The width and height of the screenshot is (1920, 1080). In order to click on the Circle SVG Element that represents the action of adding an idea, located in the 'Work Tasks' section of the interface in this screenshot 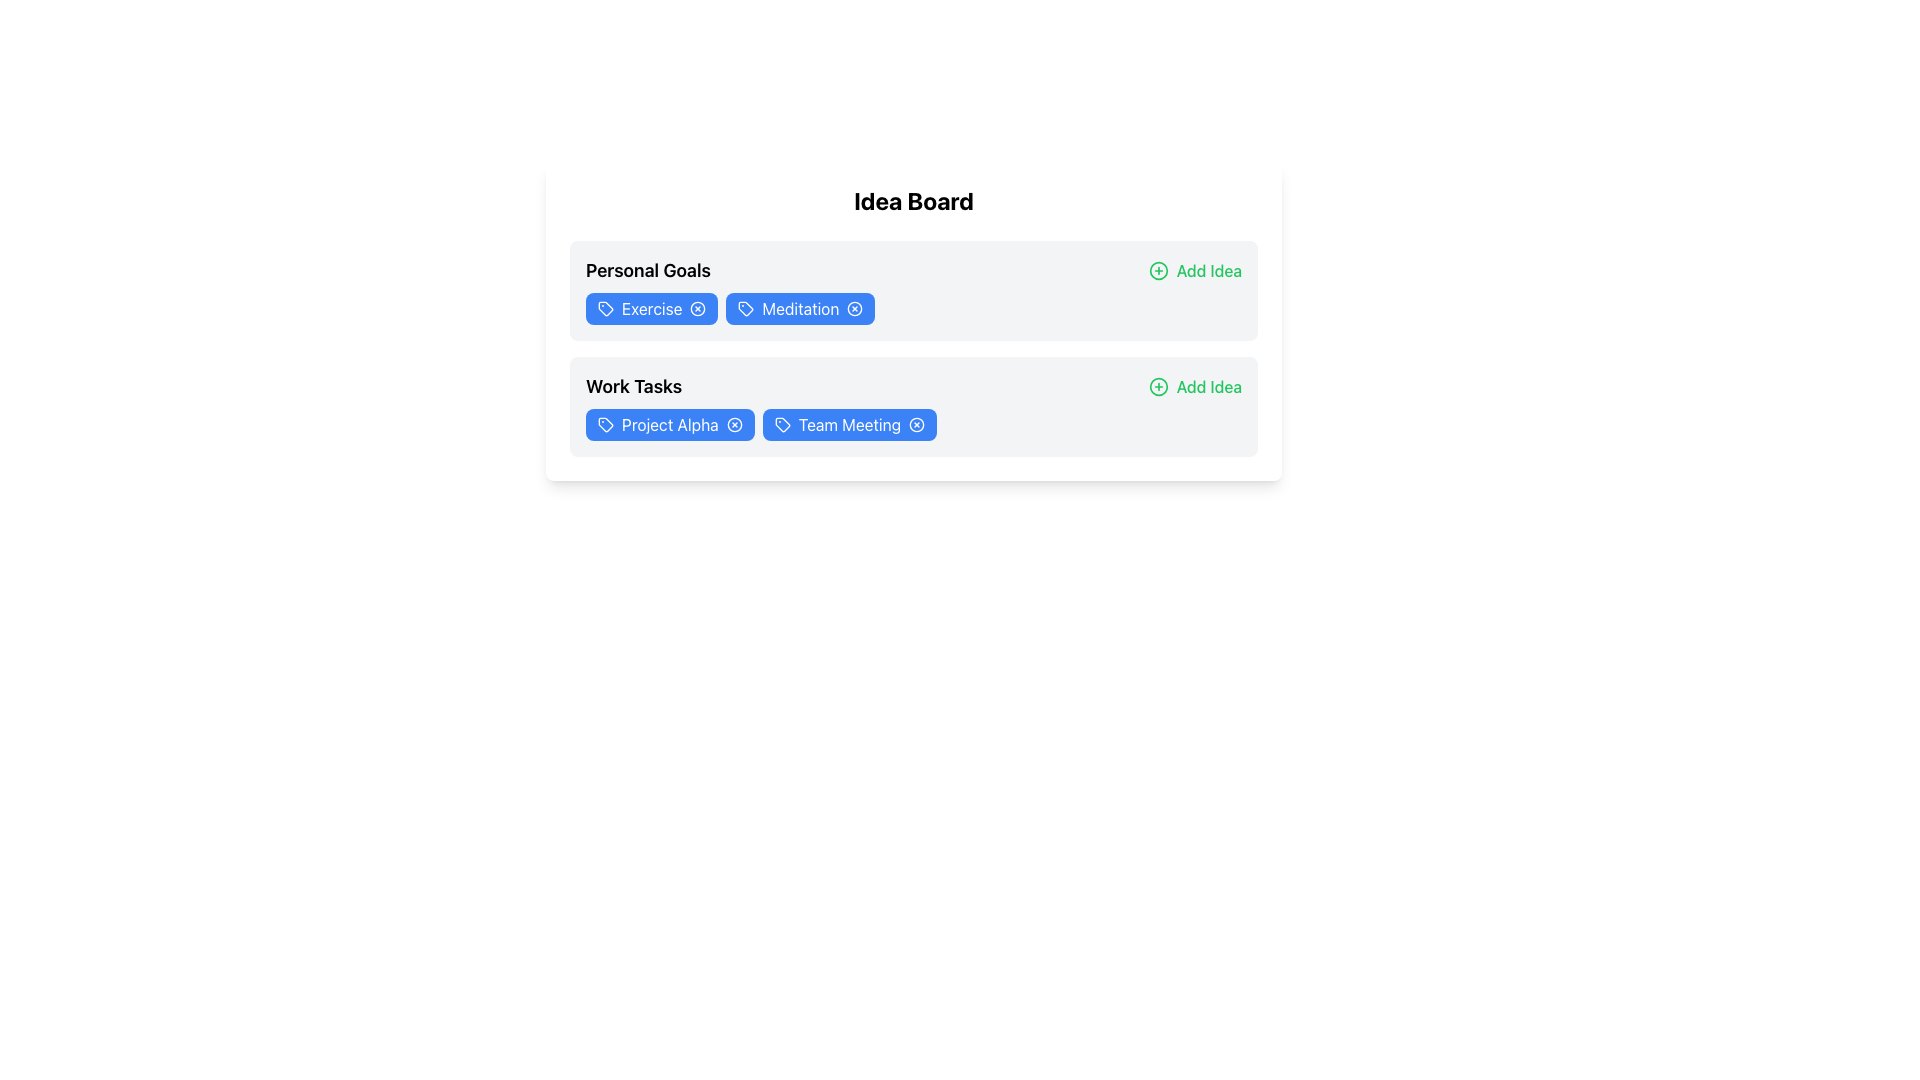, I will do `click(1158, 386)`.